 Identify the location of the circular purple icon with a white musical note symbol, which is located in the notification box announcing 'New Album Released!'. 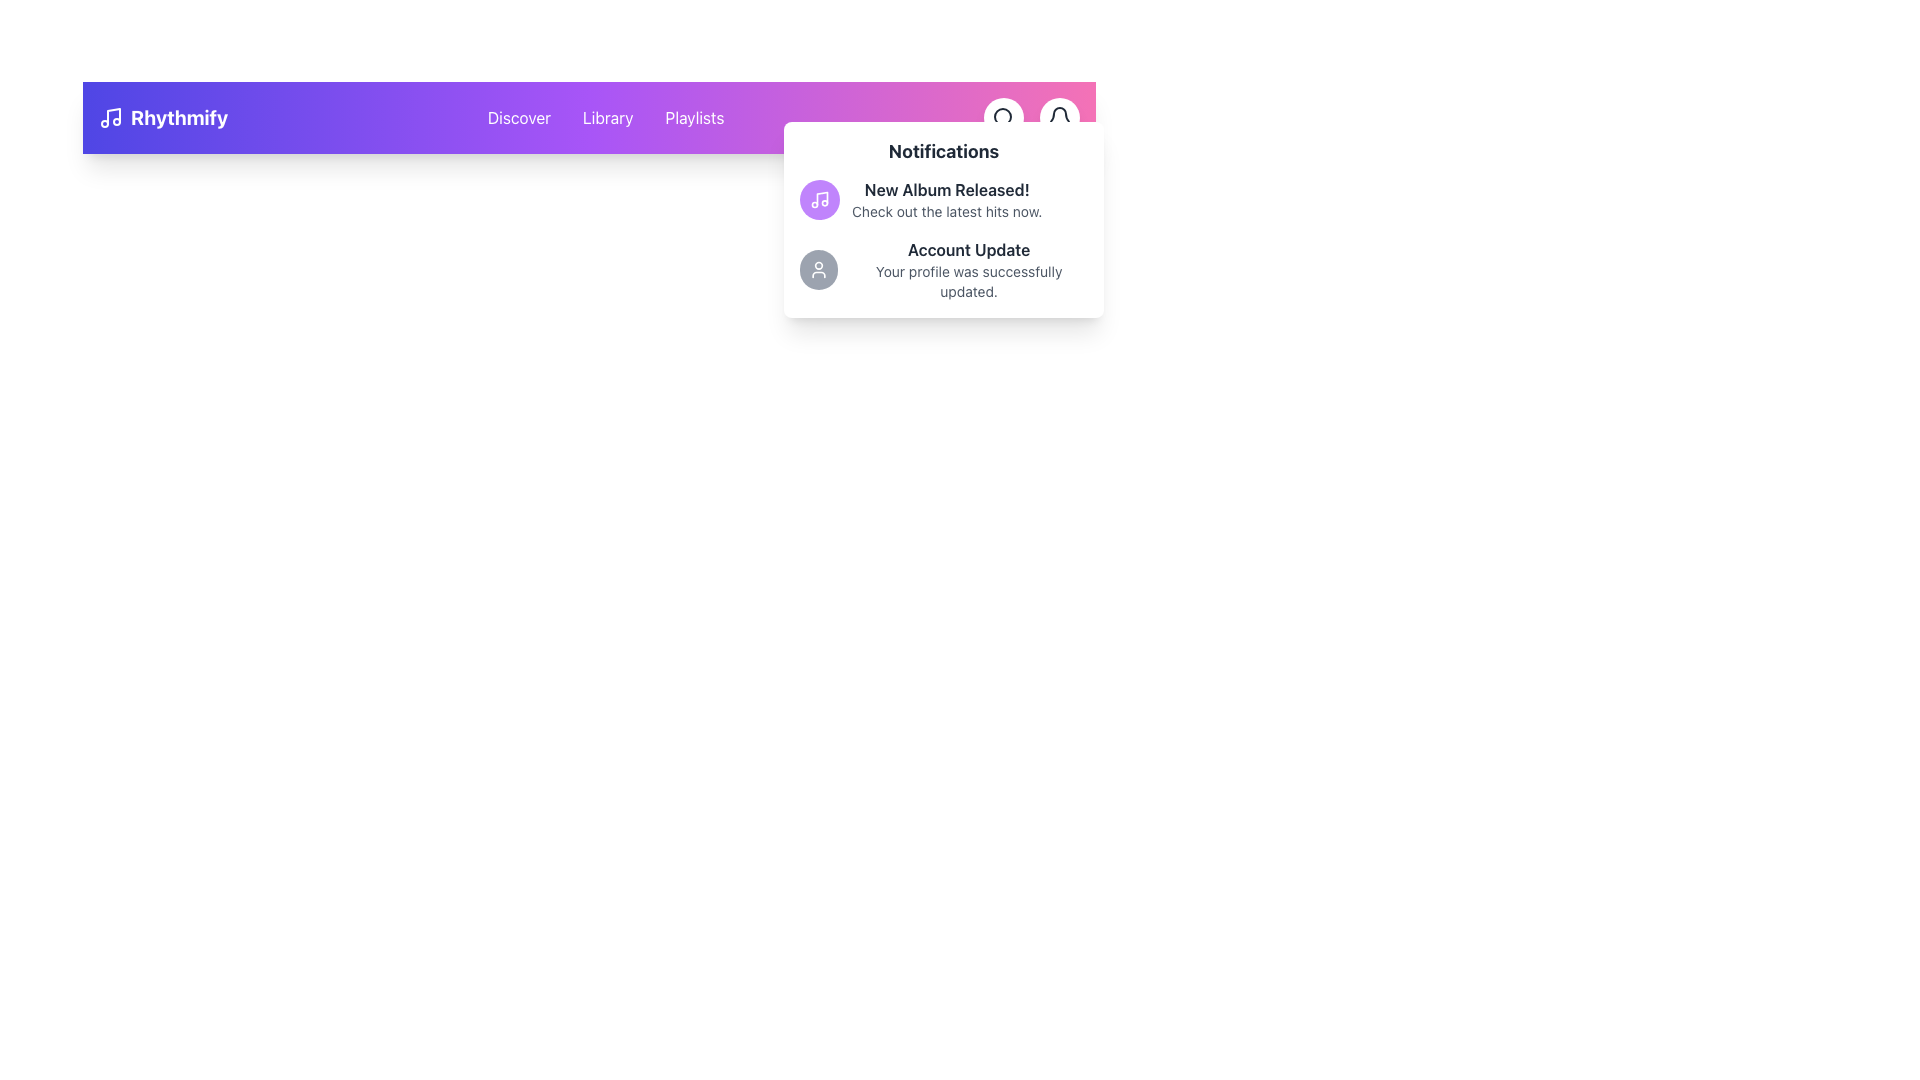
(820, 200).